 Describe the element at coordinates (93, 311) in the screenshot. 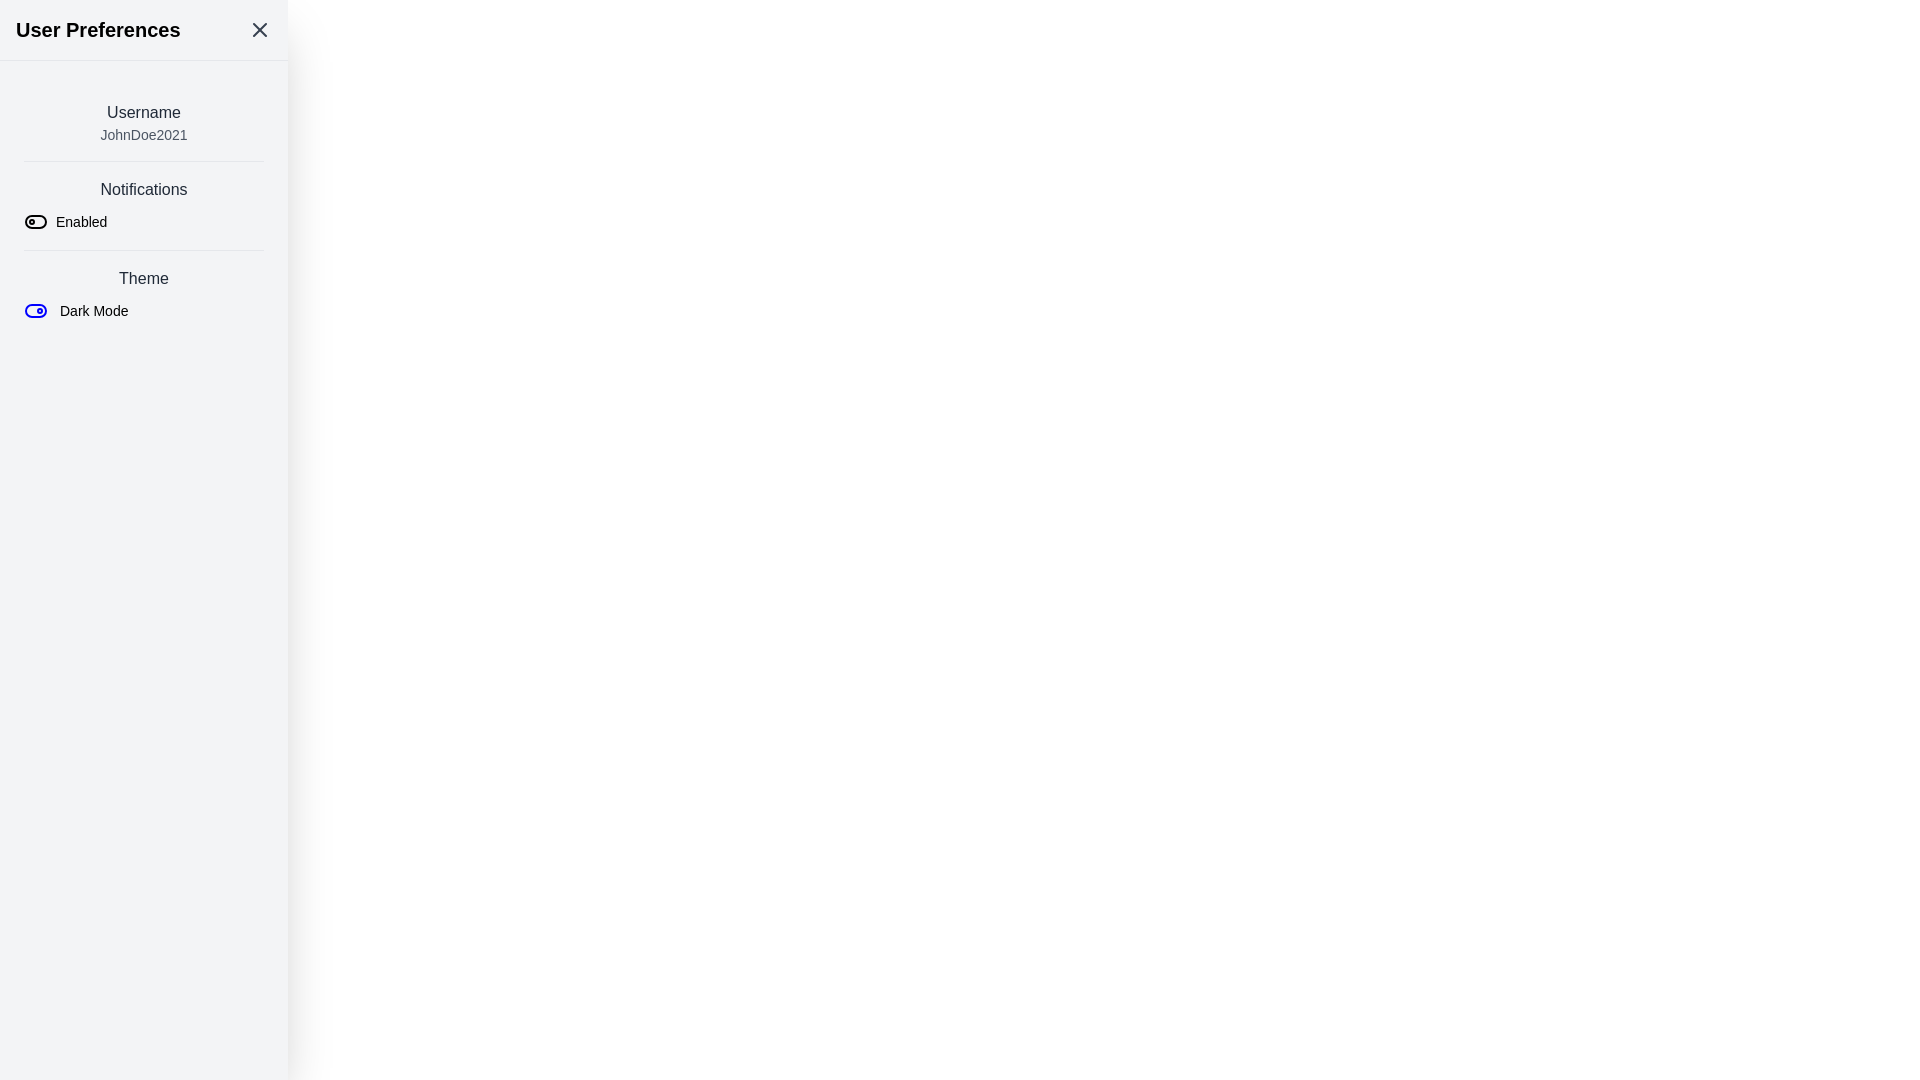

I see `the text label for the 'Dark Mode' toggle switch, which is located under the 'Theme' section in the settings menu` at that location.